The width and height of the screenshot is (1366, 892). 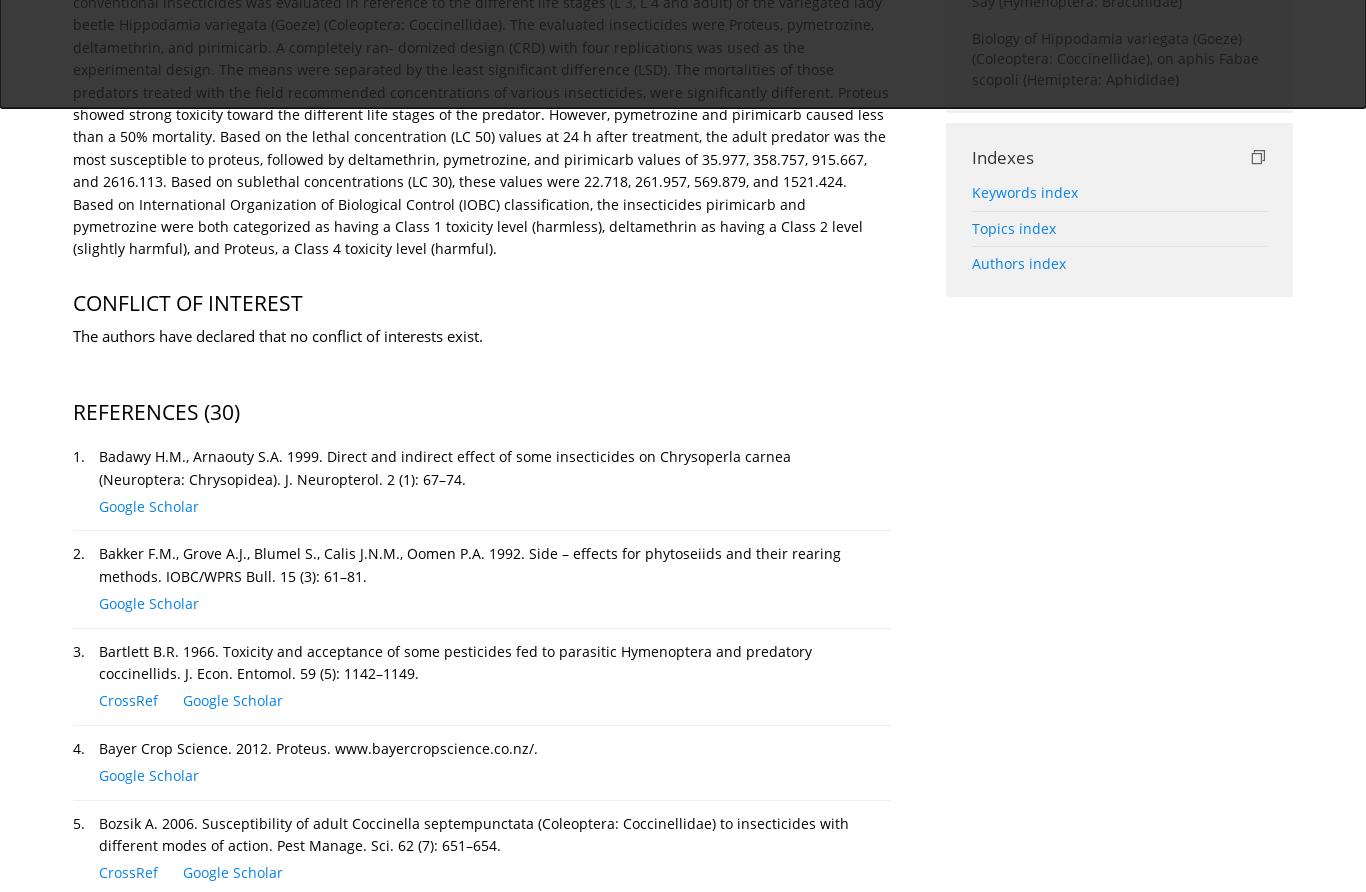 What do you see at coordinates (72, 649) in the screenshot?
I see `'3.'` at bounding box center [72, 649].